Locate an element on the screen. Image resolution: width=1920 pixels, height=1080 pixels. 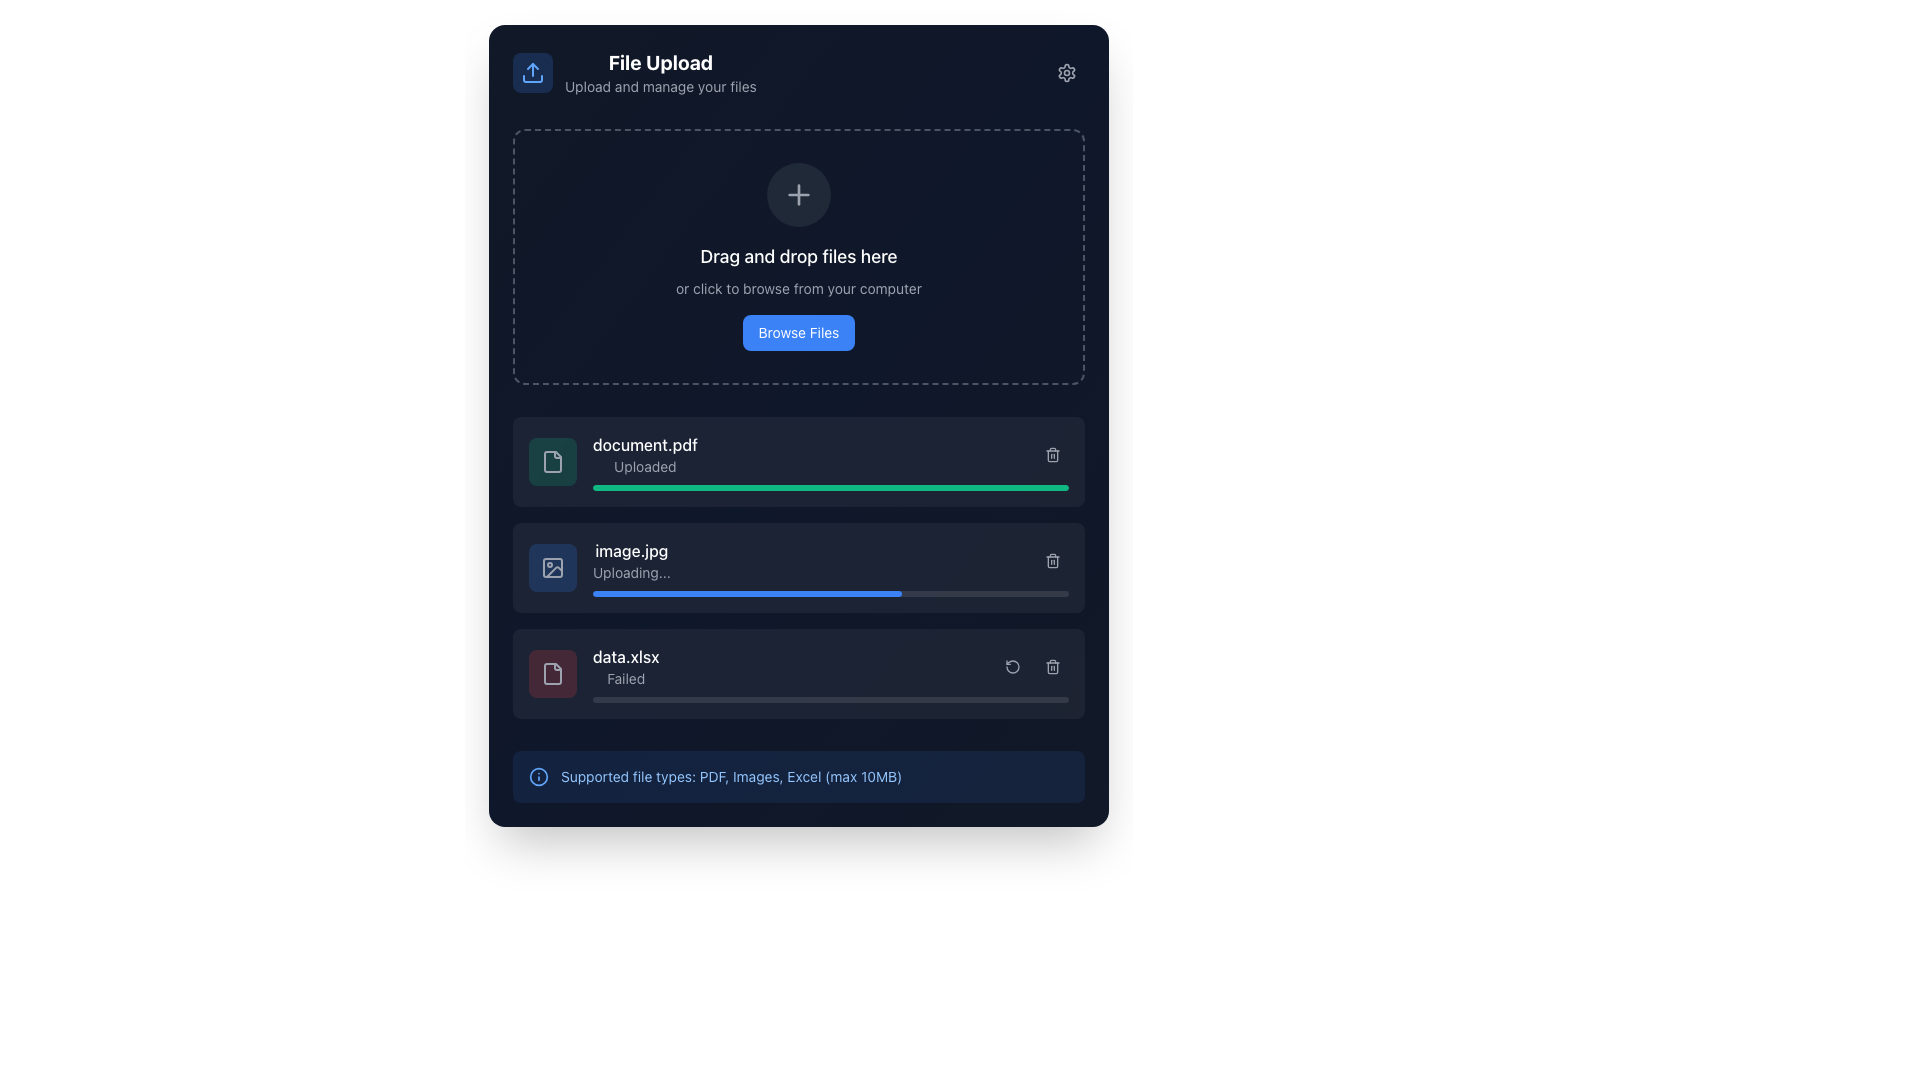
the file icon represented as an outlined document symbol located within a red-tinted rectangular area, positioned above the label text 'data.xlsx' is located at coordinates (552, 674).